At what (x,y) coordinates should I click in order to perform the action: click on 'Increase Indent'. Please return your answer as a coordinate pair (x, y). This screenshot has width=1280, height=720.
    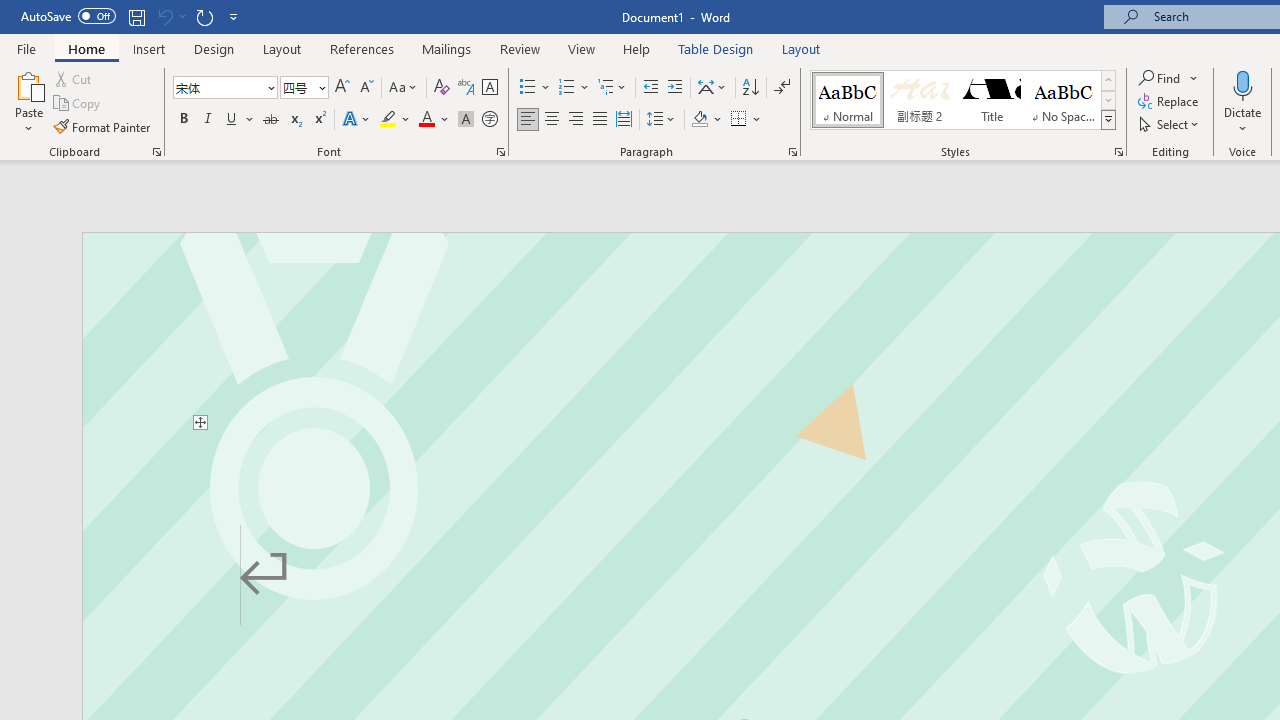
    Looking at the image, I should click on (675, 86).